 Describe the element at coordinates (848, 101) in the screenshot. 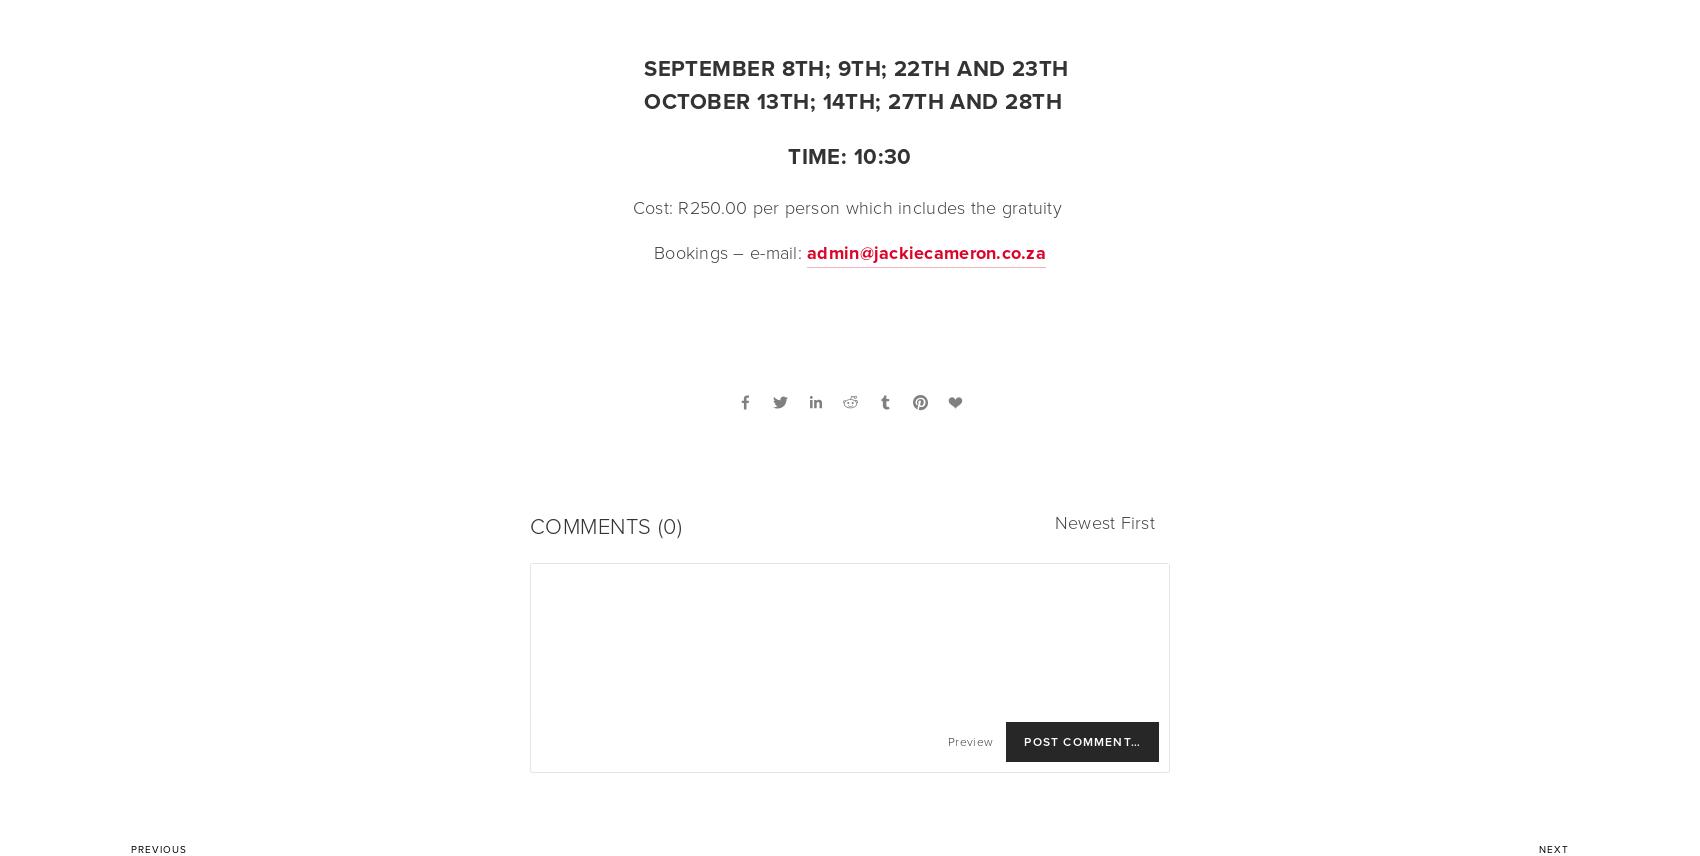

I see `'October 13th; 14th; 27th and 28th'` at that location.